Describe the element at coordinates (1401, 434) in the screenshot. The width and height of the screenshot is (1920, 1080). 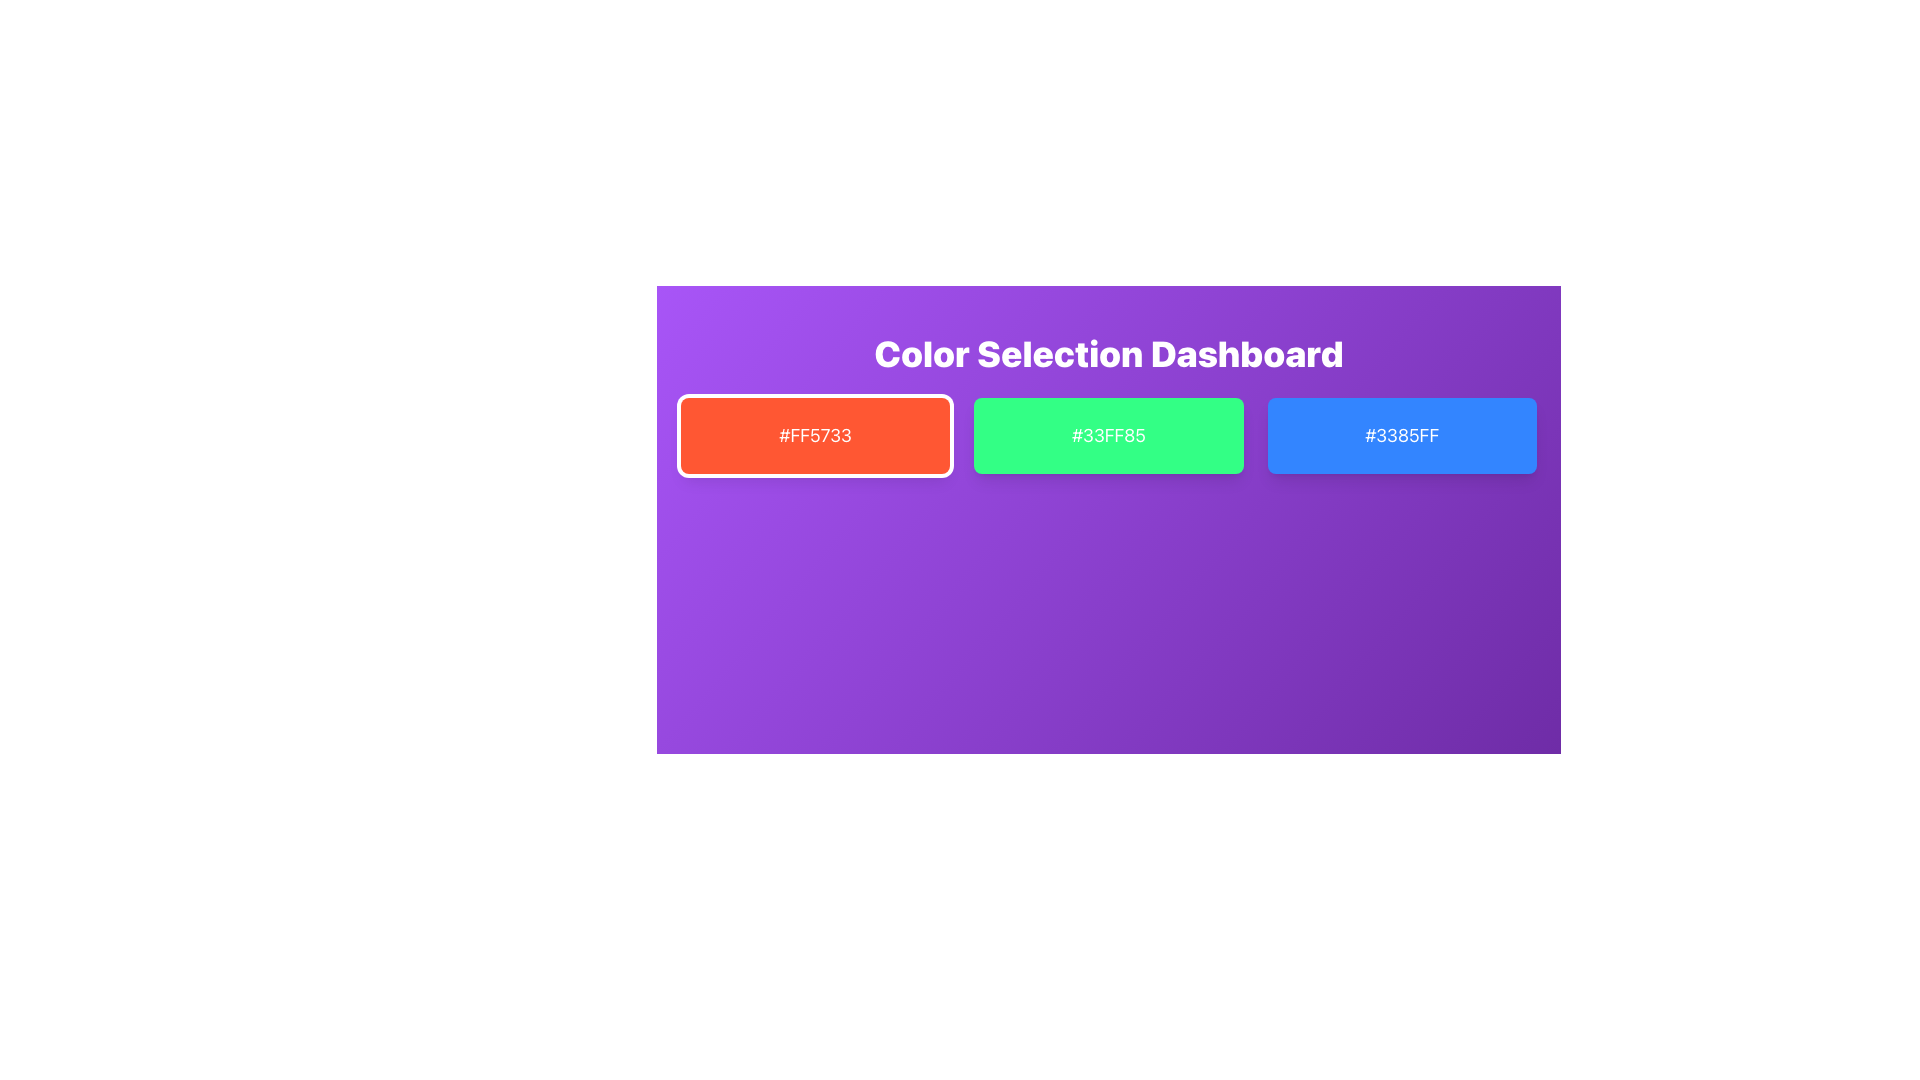
I see `the text element displaying the hexadecimal color code '#3385FF', which is located inside a blue rectangular button on the far right of a row of three color selection buttons on a purple background` at that location.